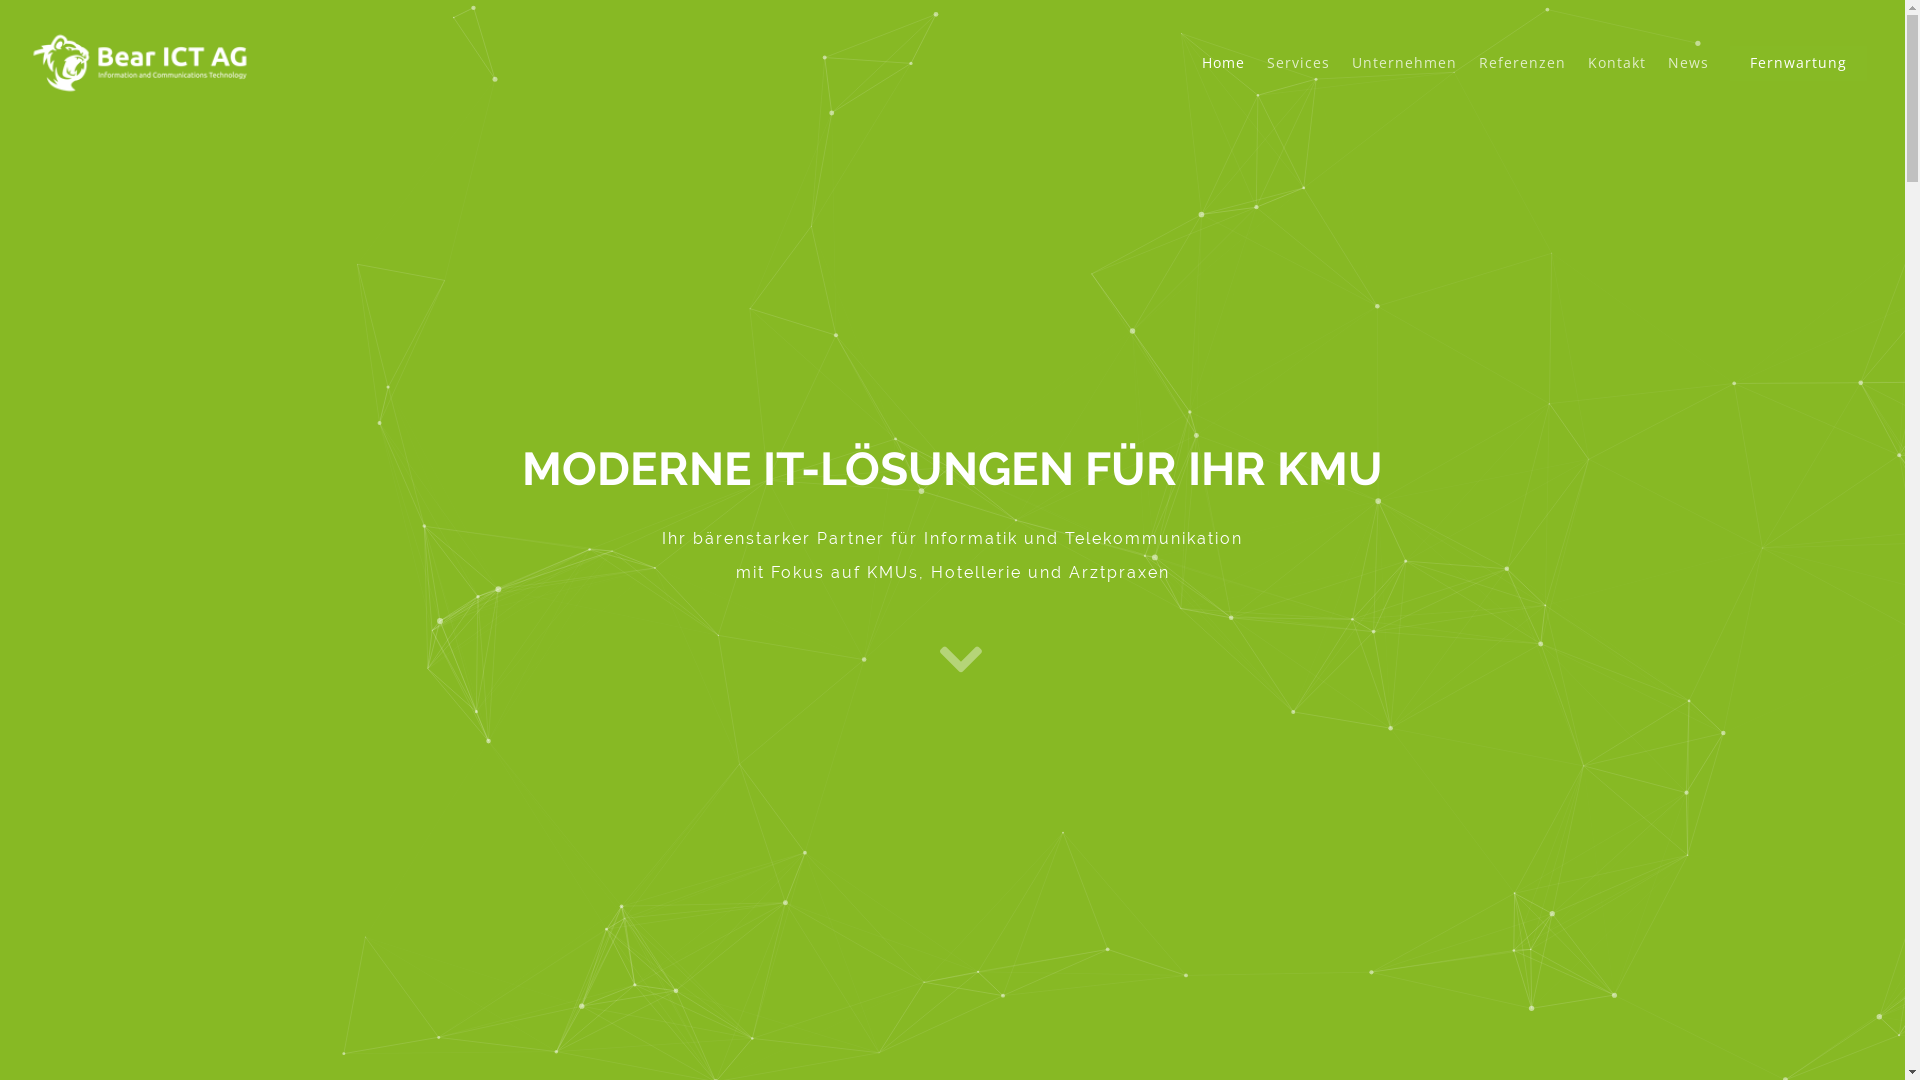 The image size is (1920, 1080). Describe the element at coordinates (1468, 76) in the screenshot. I see `'Referenzen'` at that location.